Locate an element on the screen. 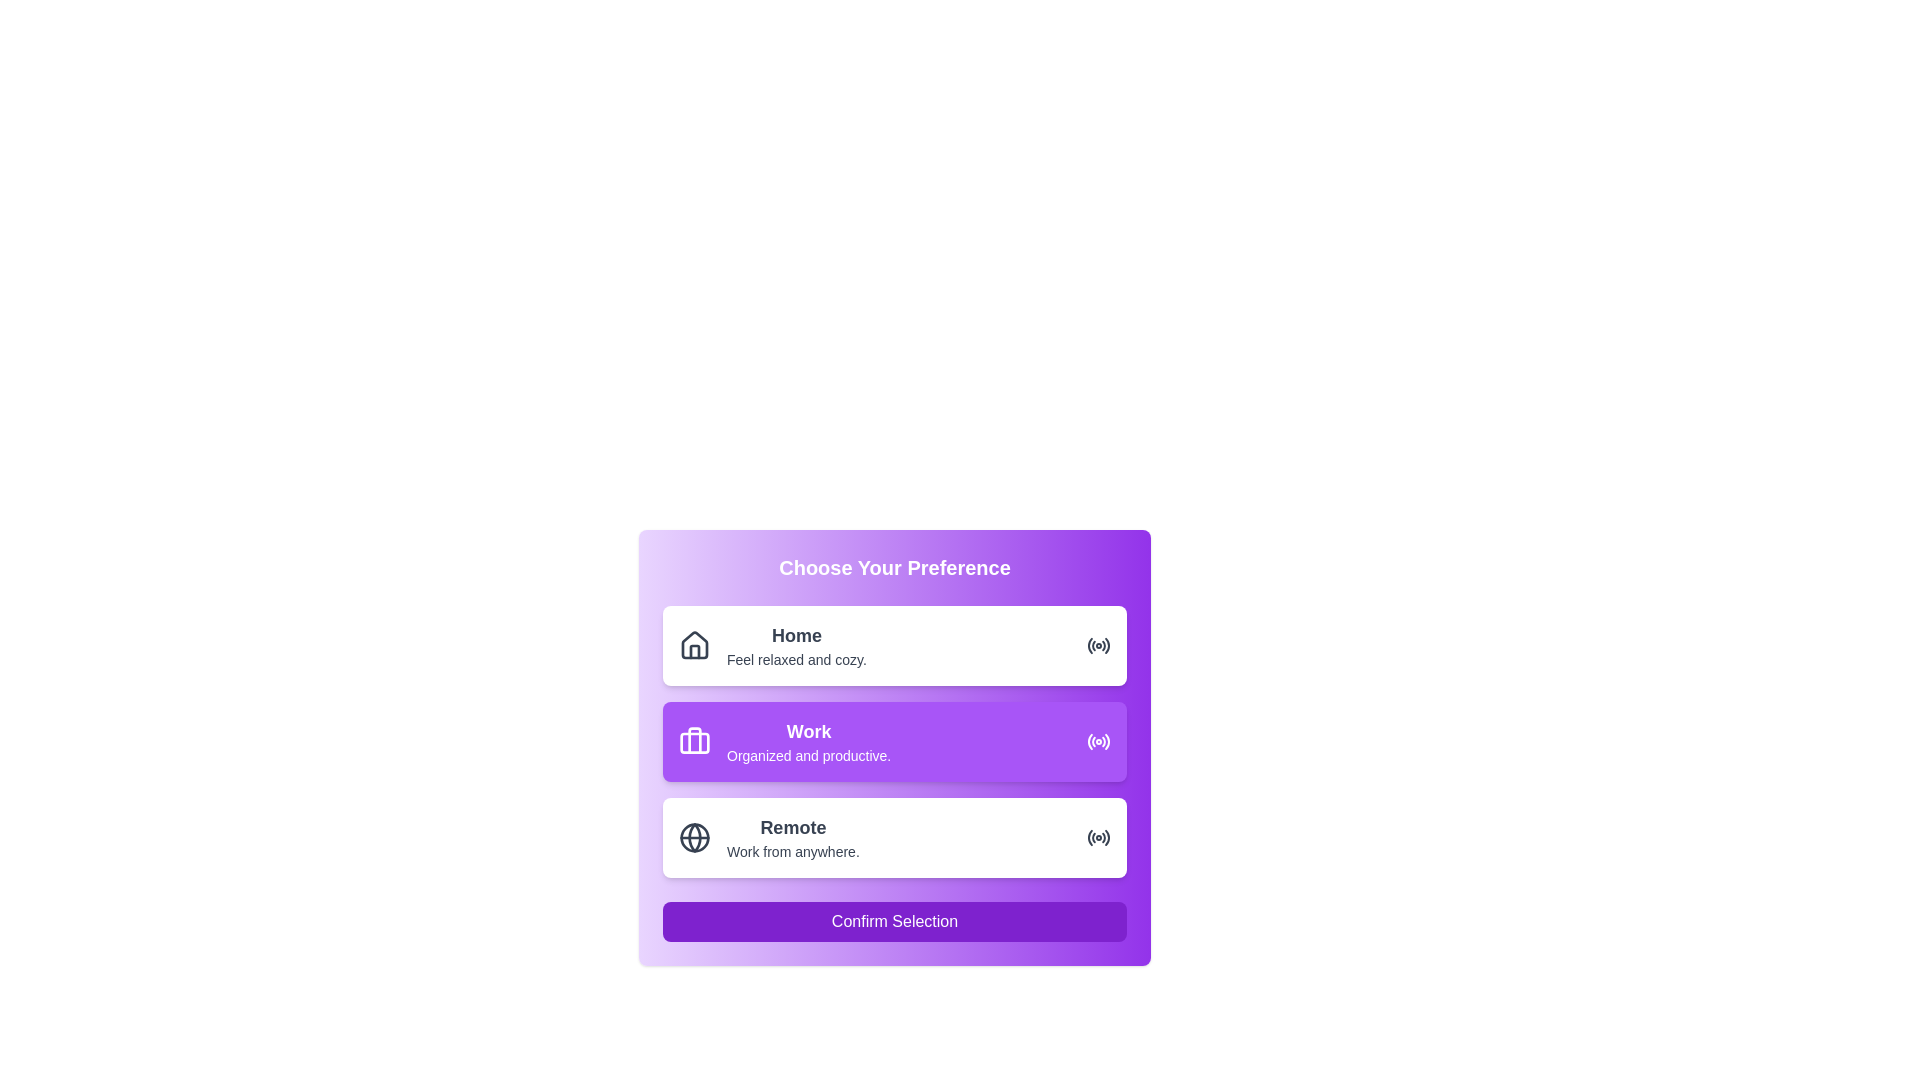 This screenshot has height=1080, width=1920. the text element that says 'Work from anywhere.' which is styled in a small font size and located below the bold text 'Remote' within a purple selection box is located at coordinates (792, 852).